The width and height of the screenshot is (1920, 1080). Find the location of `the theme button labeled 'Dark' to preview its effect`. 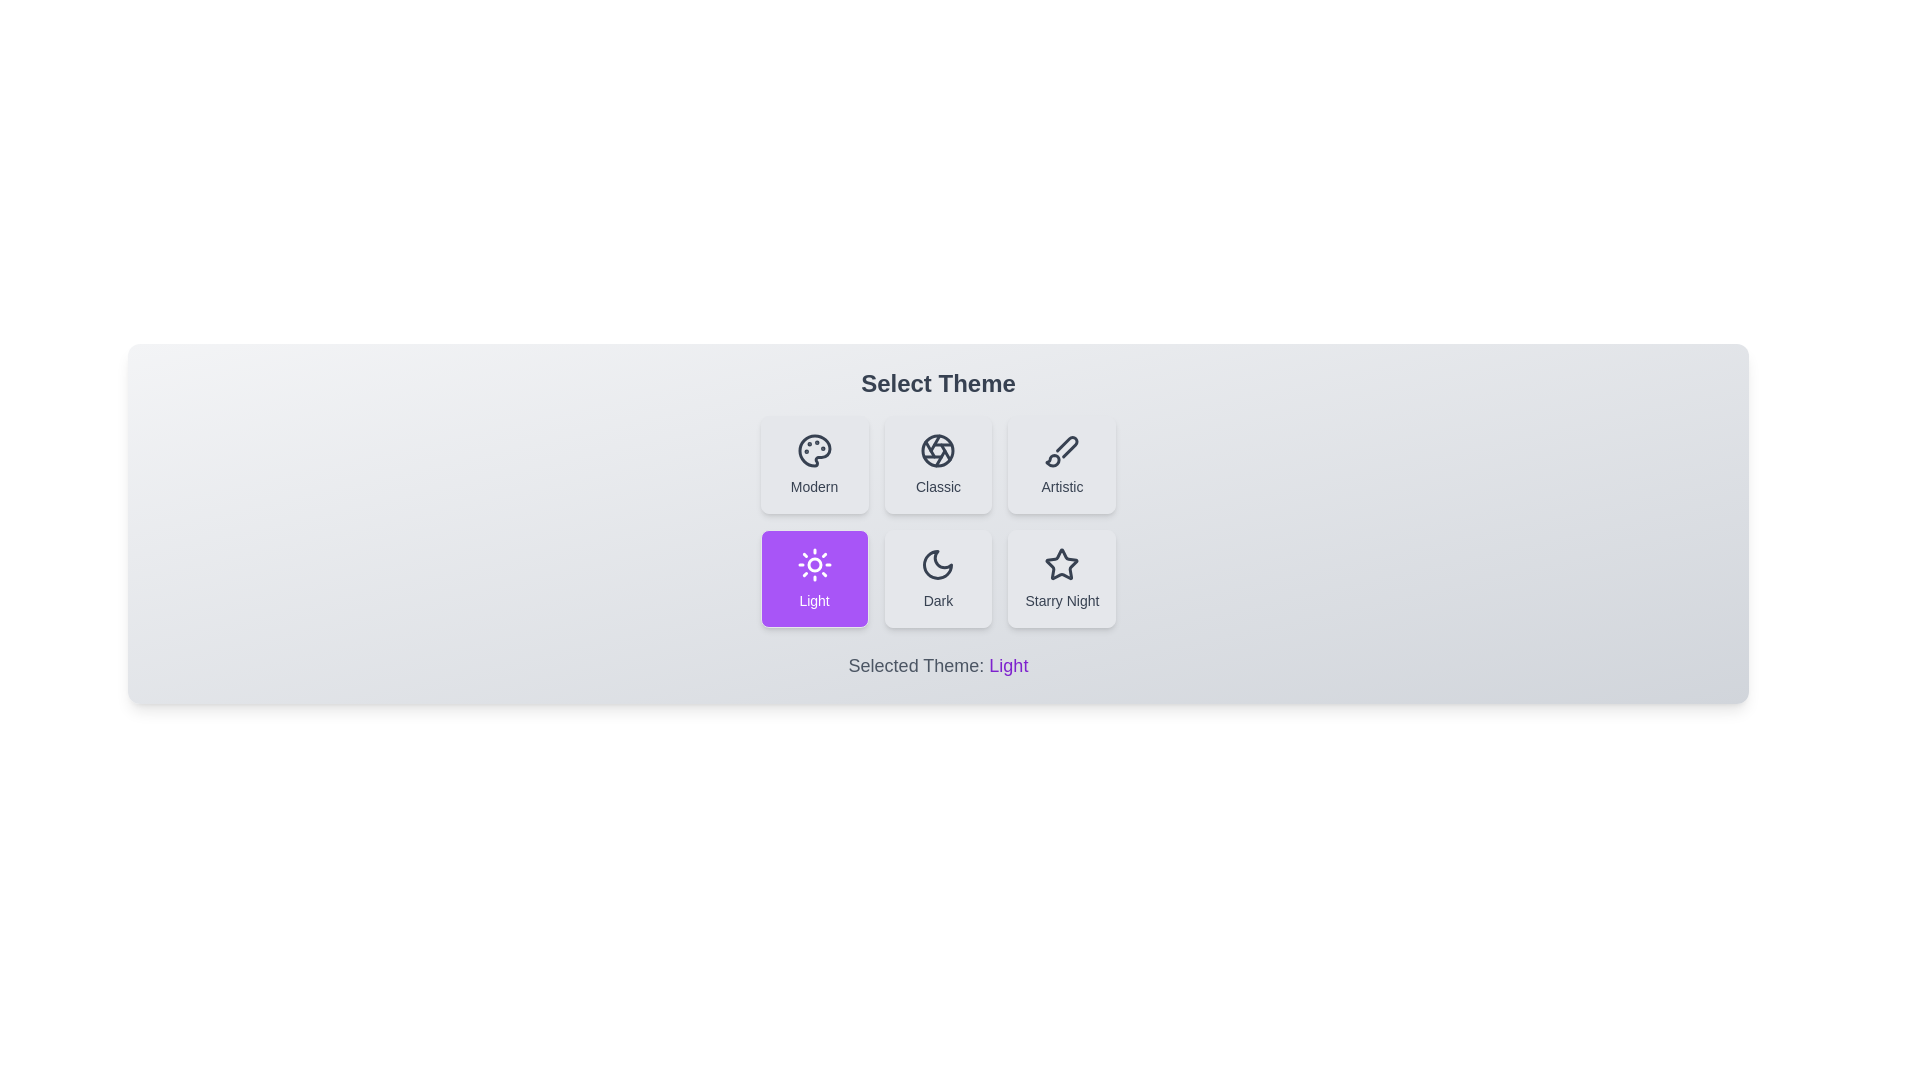

the theme button labeled 'Dark' to preview its effect is located at coordinates (937, 578).